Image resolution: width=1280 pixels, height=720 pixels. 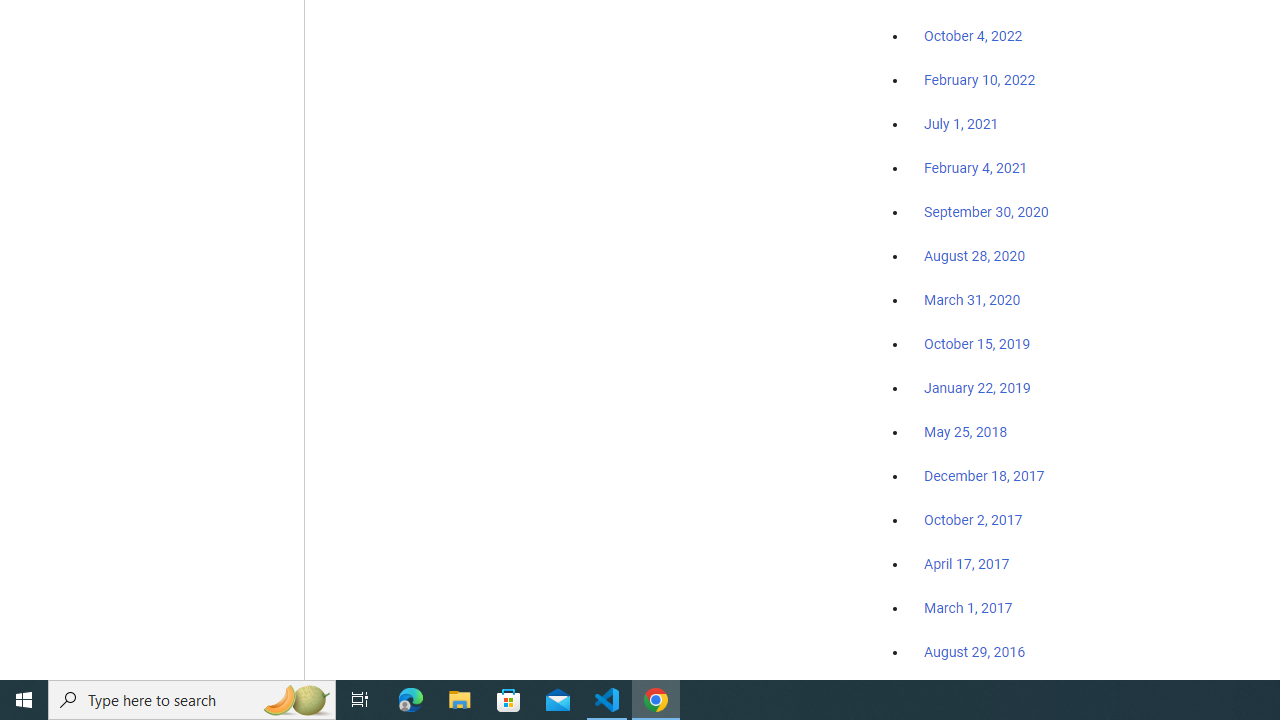 What do you see at coordinates (973, 37) in the screenshot?
I see `'October 4, 2022'` at bounding box center [973, 37].